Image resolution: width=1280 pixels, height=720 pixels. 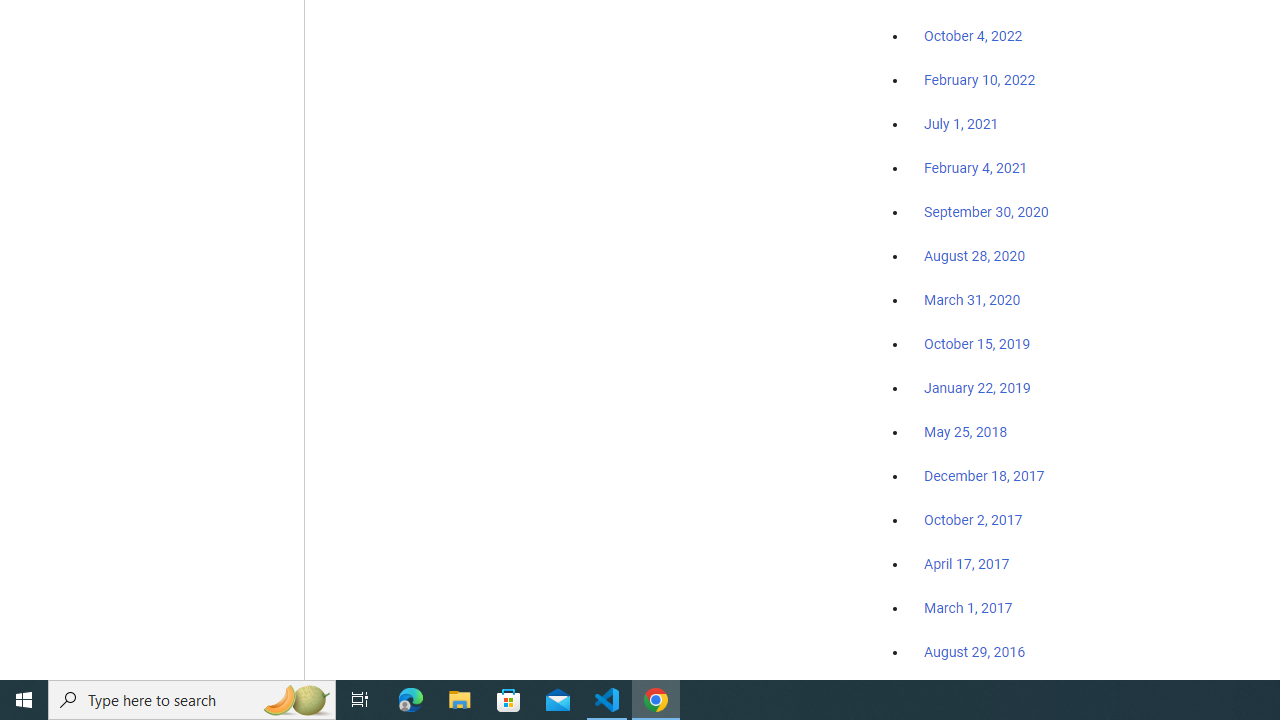 What do you see at coordinates (973, 37) in the screenshot?
I see `'October 4, 2022'` at bounding box center [973, 37].